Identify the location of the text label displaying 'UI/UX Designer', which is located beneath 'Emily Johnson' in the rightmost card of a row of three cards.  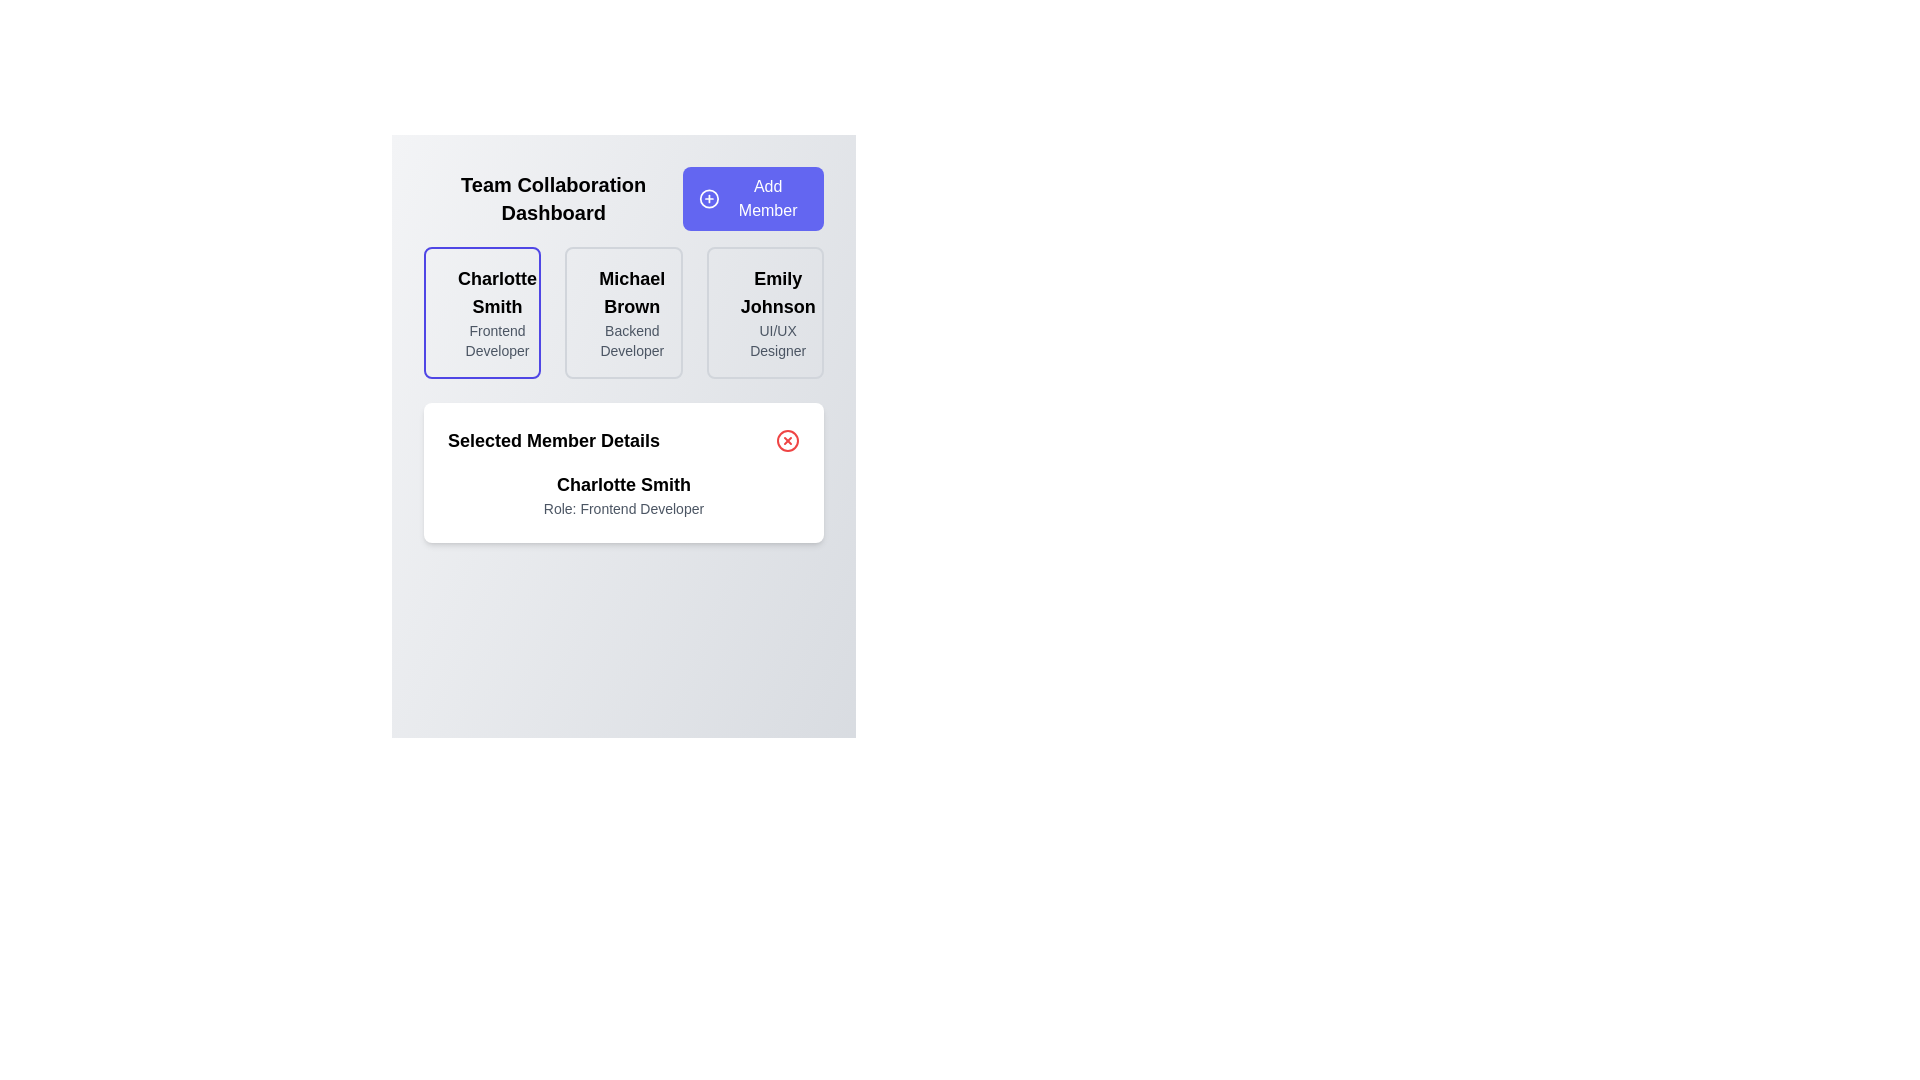
(777, 339).